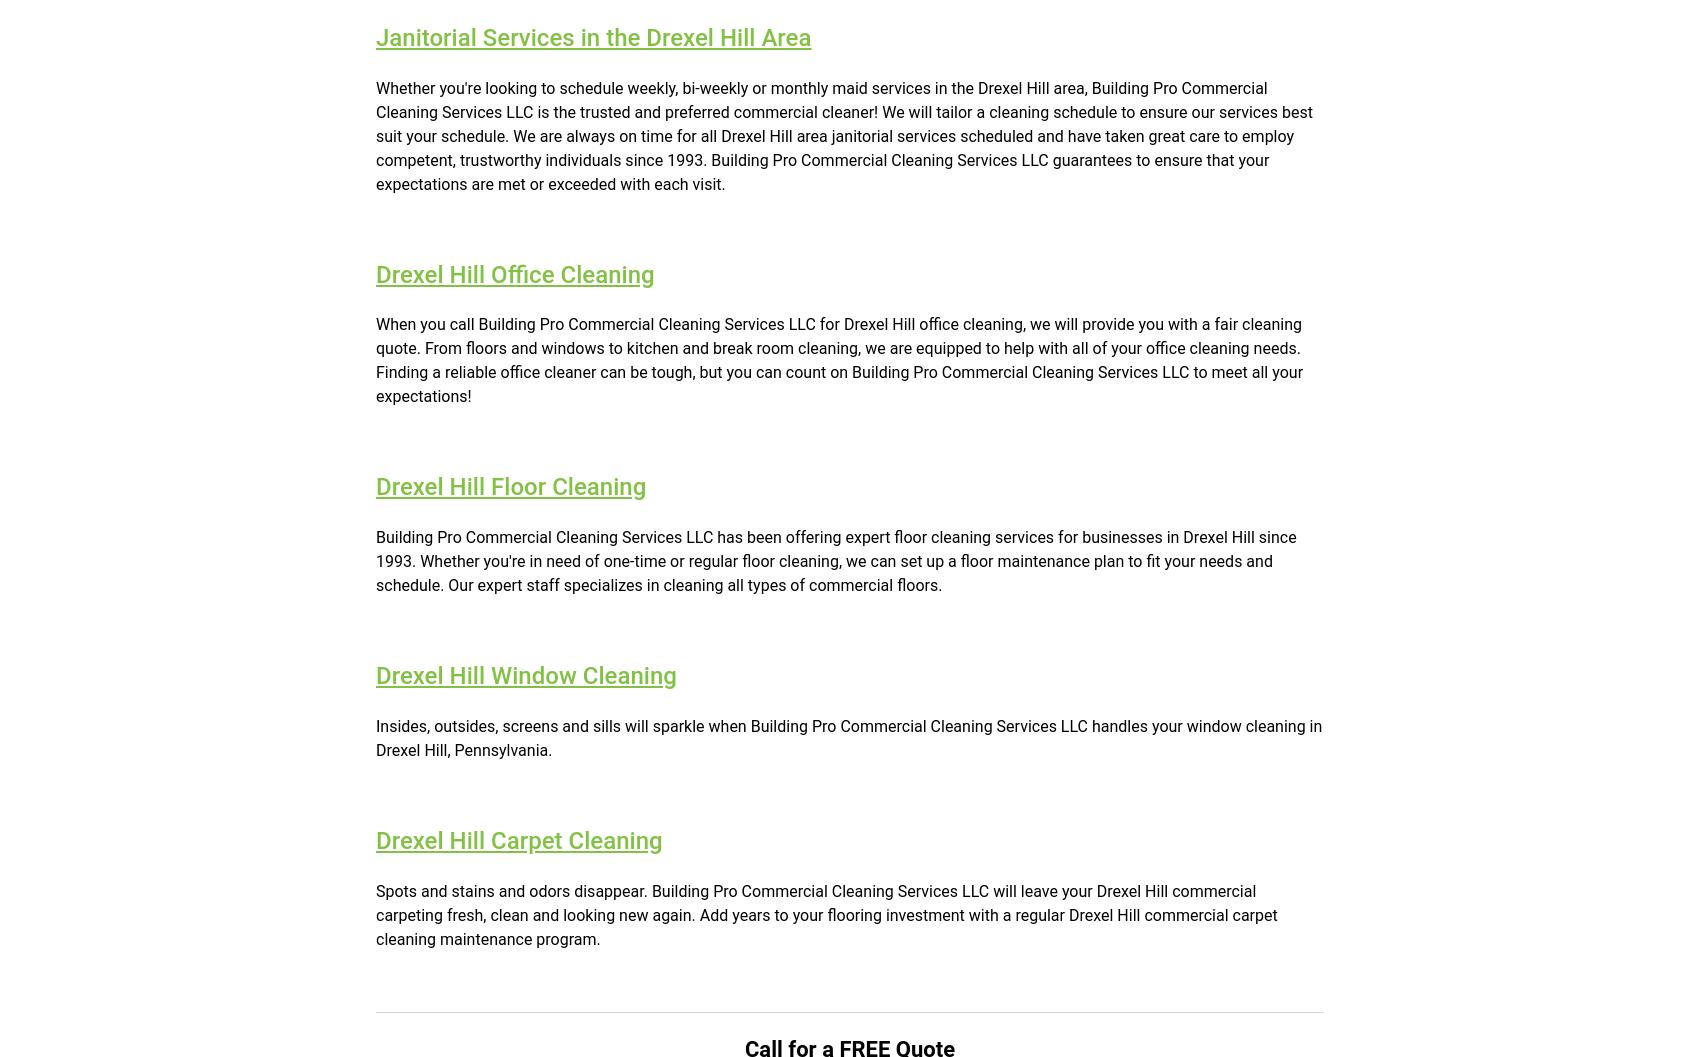 Image resolution: width=1700 pixels, height=1057 pixels. Describe the element at coordinates (843, 134) in the screenshot. I see `'Whether you're looking to schedule weekly, bi-weekly or monthly maid services in the Drexel Hill area, Building Pro Commercial Cleaning Services LLC is the trusted and preferred commercial cleaner! We will tailor a cleaning schedule to ensure our services best suit your schedule. We are always on time for all Drexel Hill area janitorial services scheduled and have taken great care to employ competent, trustworthy individuals since 1993. Building Pro Commercial Cleaning Services LLC guarantees to ensure that your expectations are met or exceeded with each visit.'` at that location.